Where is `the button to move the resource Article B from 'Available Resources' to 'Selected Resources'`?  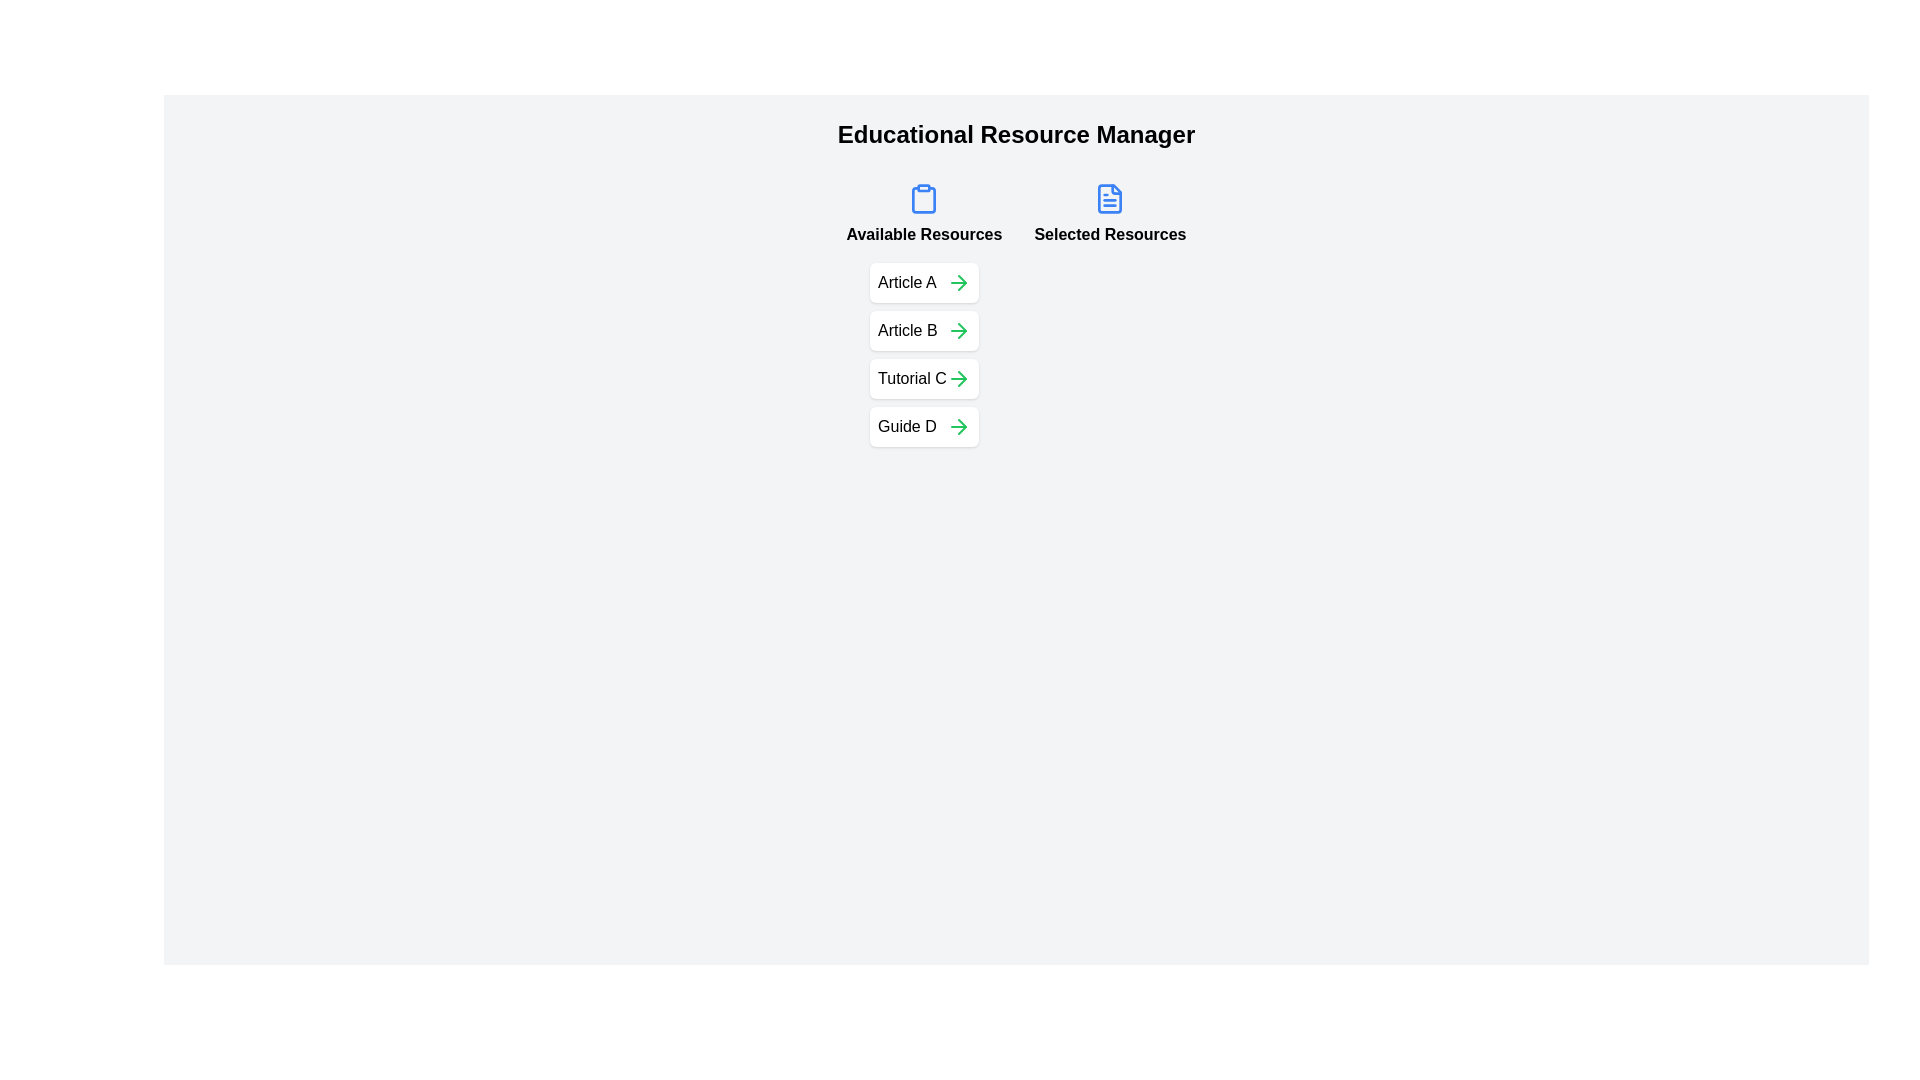
the button to move the resource Article B from 'Available Resources' to 'Selected Resources' is located at coordinates (957, 330).